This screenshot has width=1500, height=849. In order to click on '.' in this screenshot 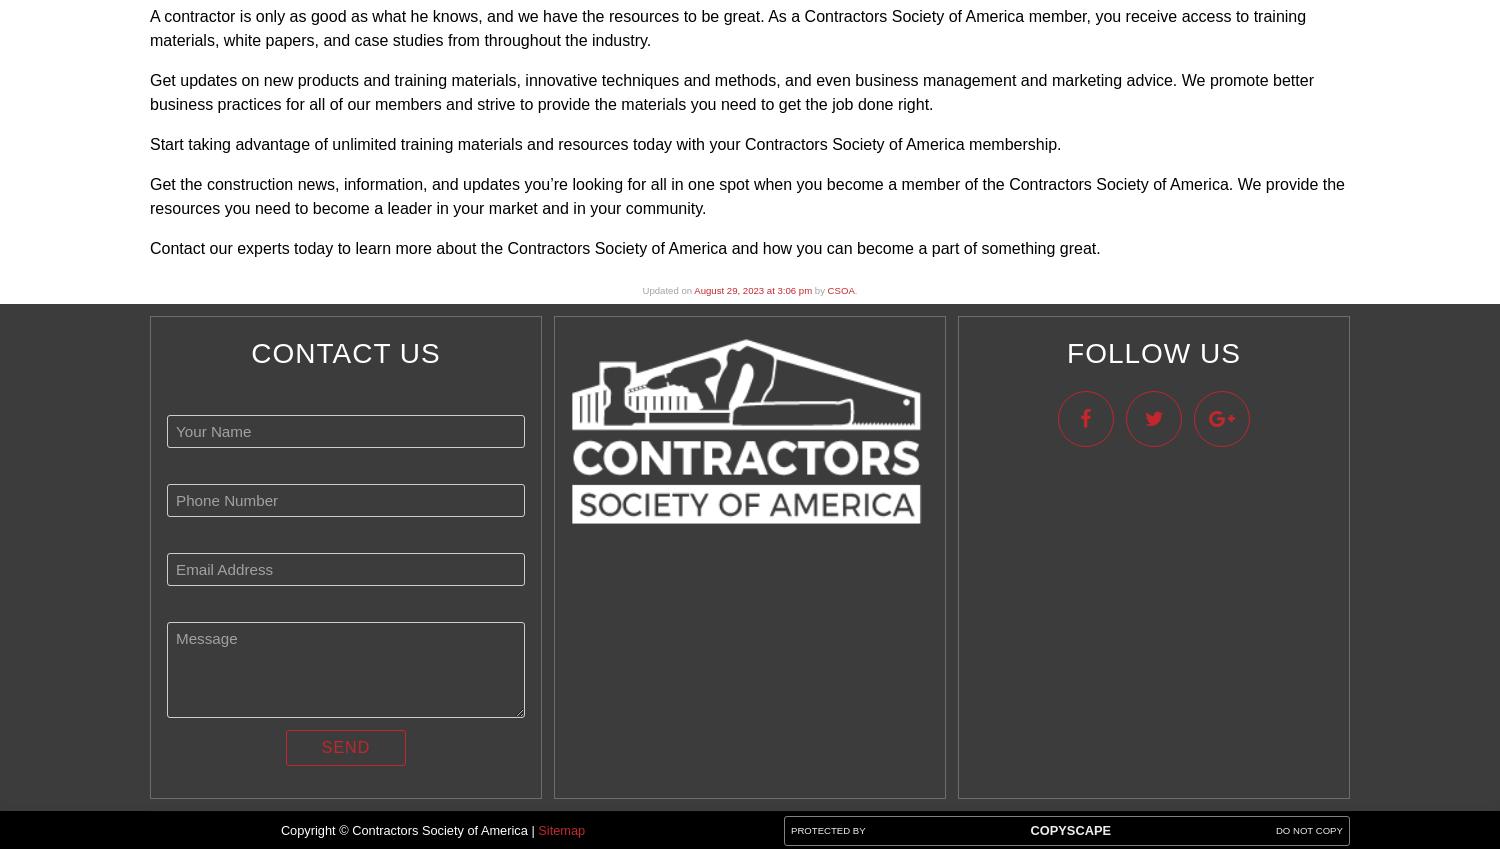, I will do `click(852, 289)`.